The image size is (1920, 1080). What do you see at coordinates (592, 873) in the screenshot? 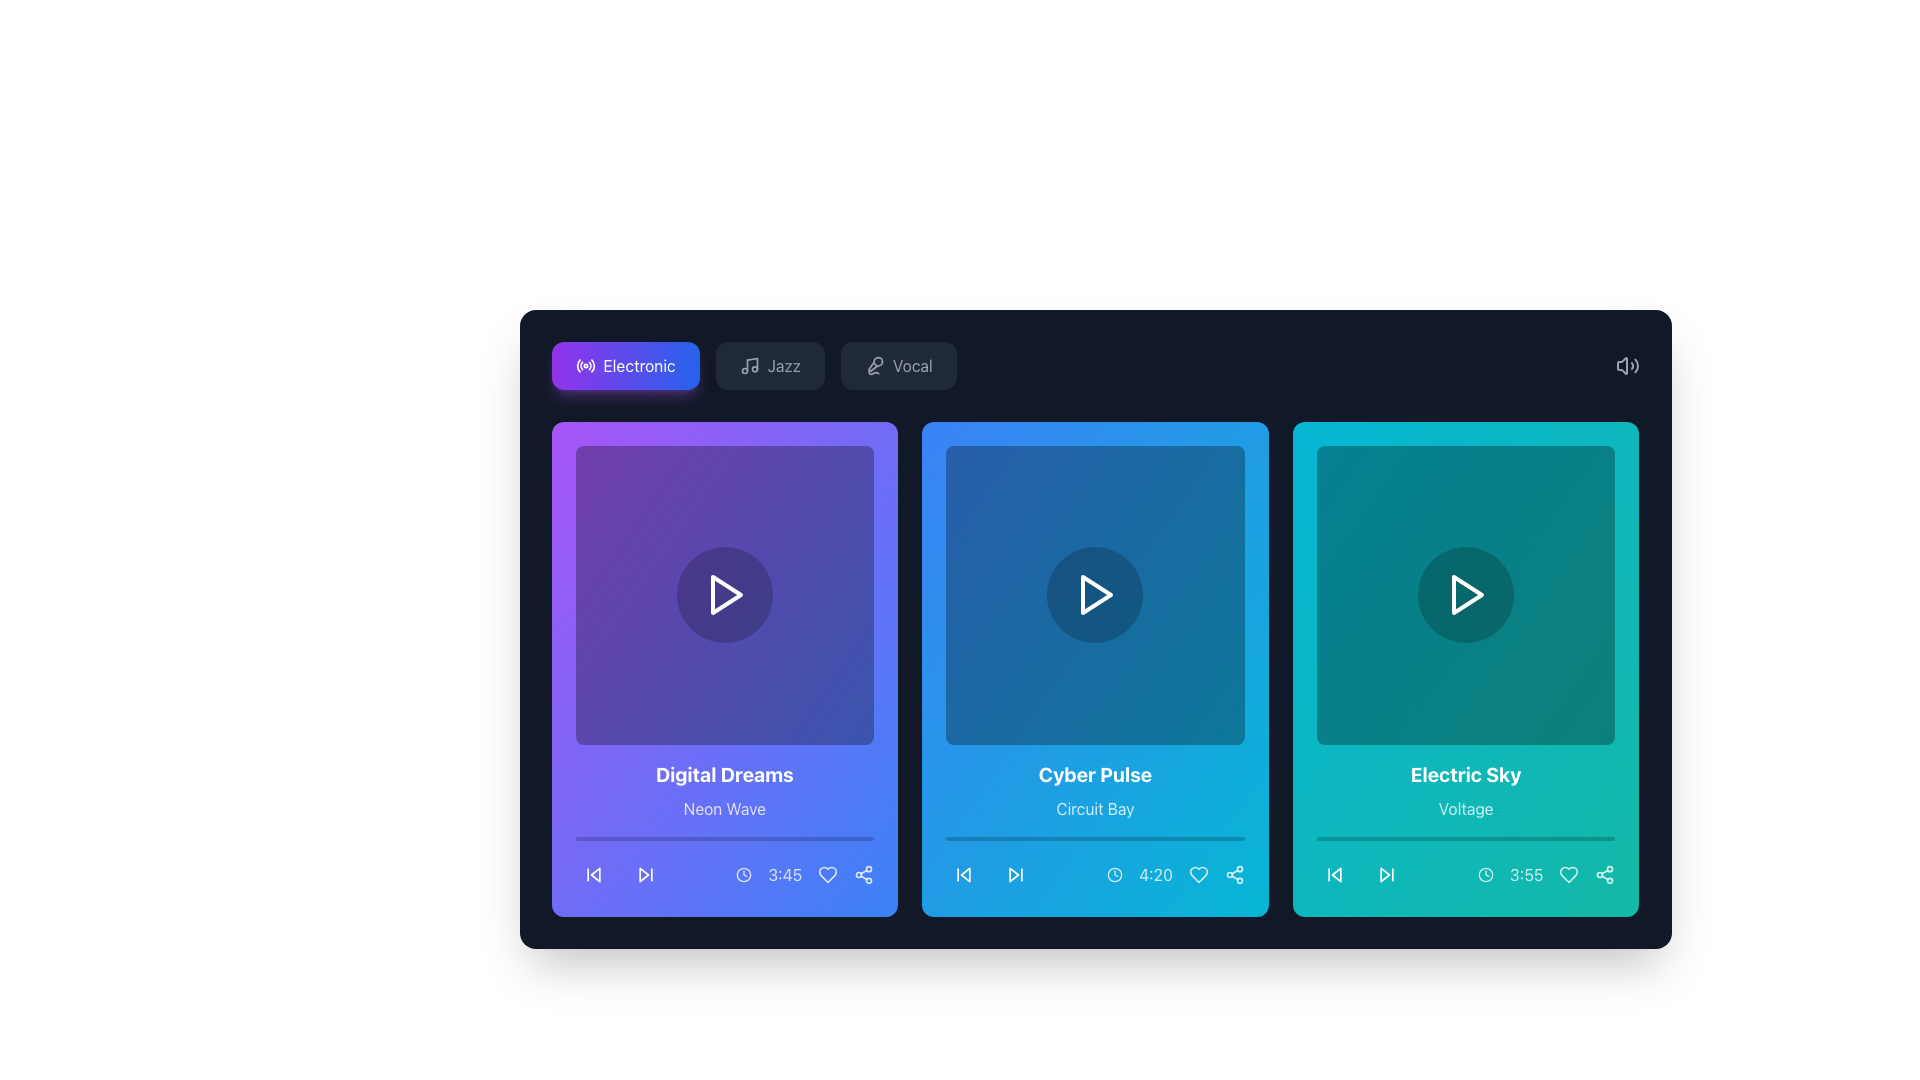
I see `the 'skip back' button located at the far left of the bottom control toolbar of the first (purple) card in the media player interface` at bounding box center [592, 873].